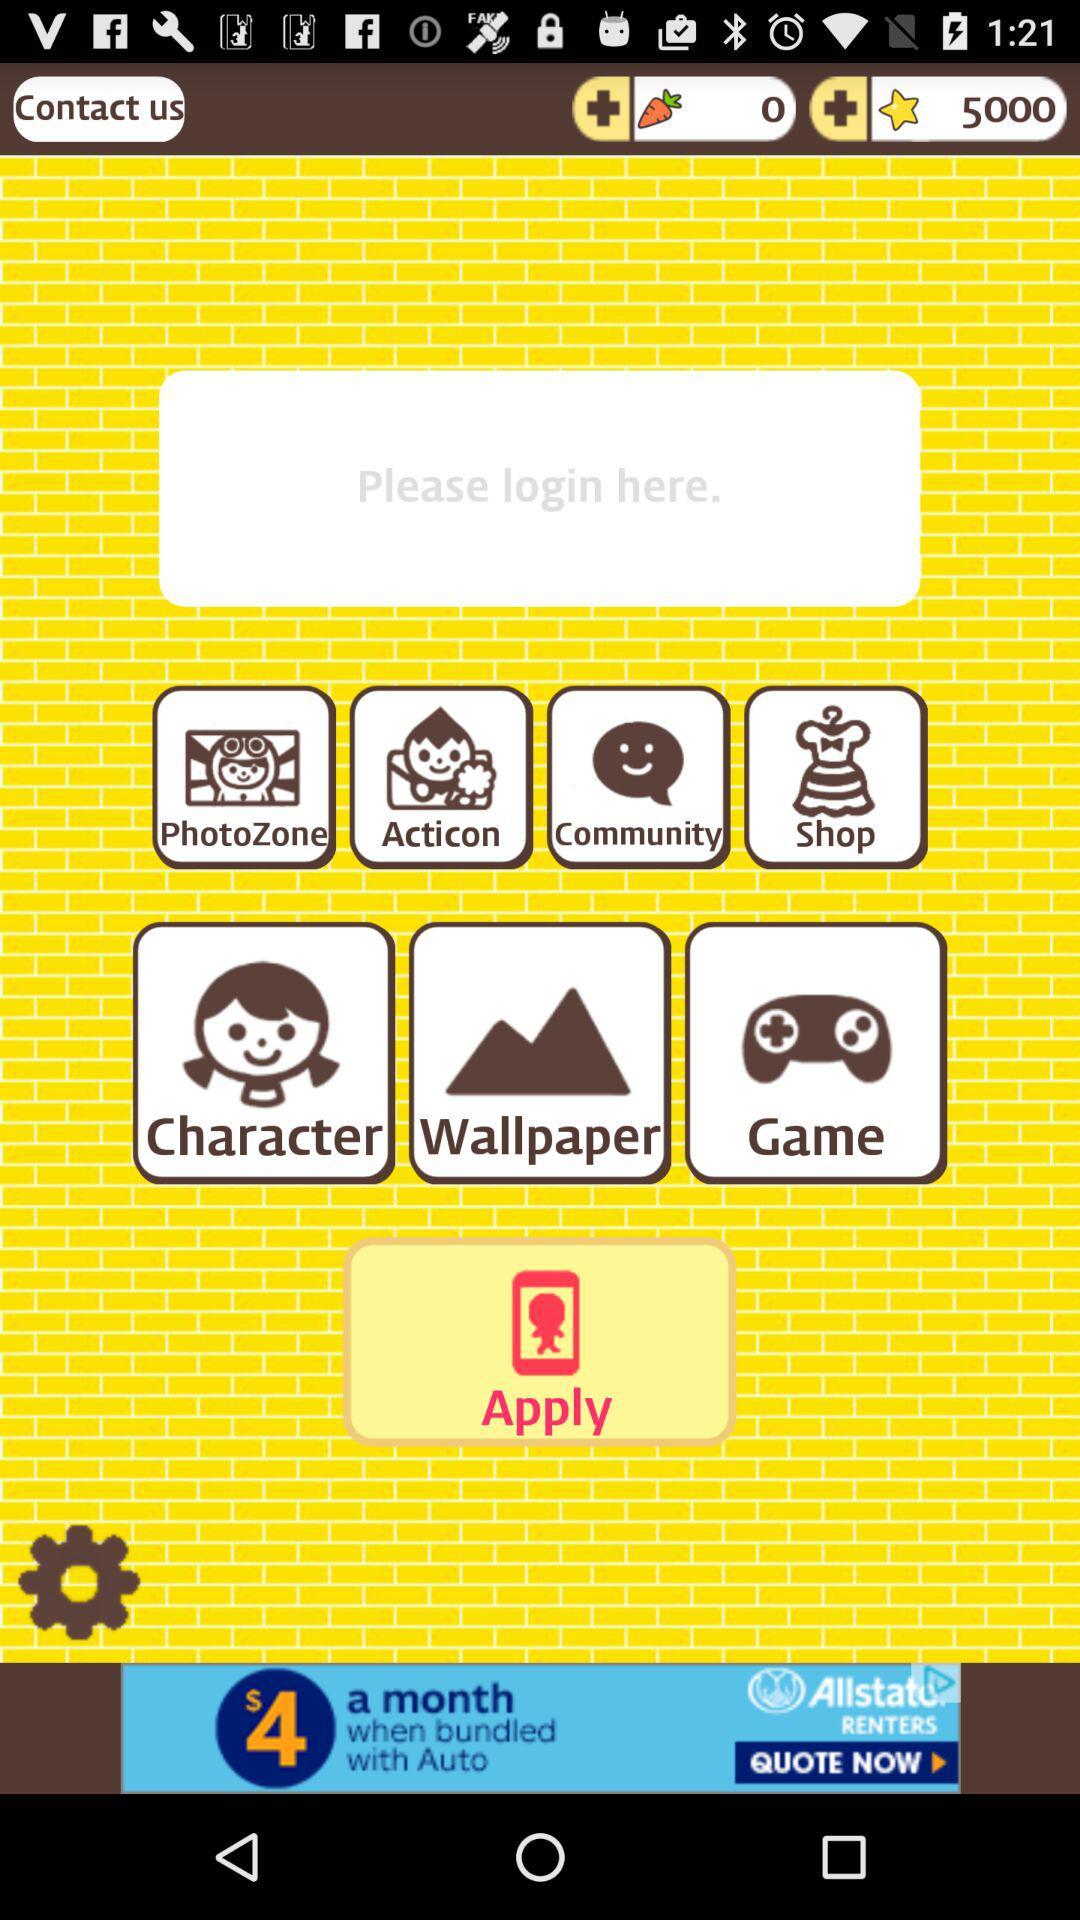 This screenshot has width=1080, height=1920. I want to click on apply button, so click(538, 1341).